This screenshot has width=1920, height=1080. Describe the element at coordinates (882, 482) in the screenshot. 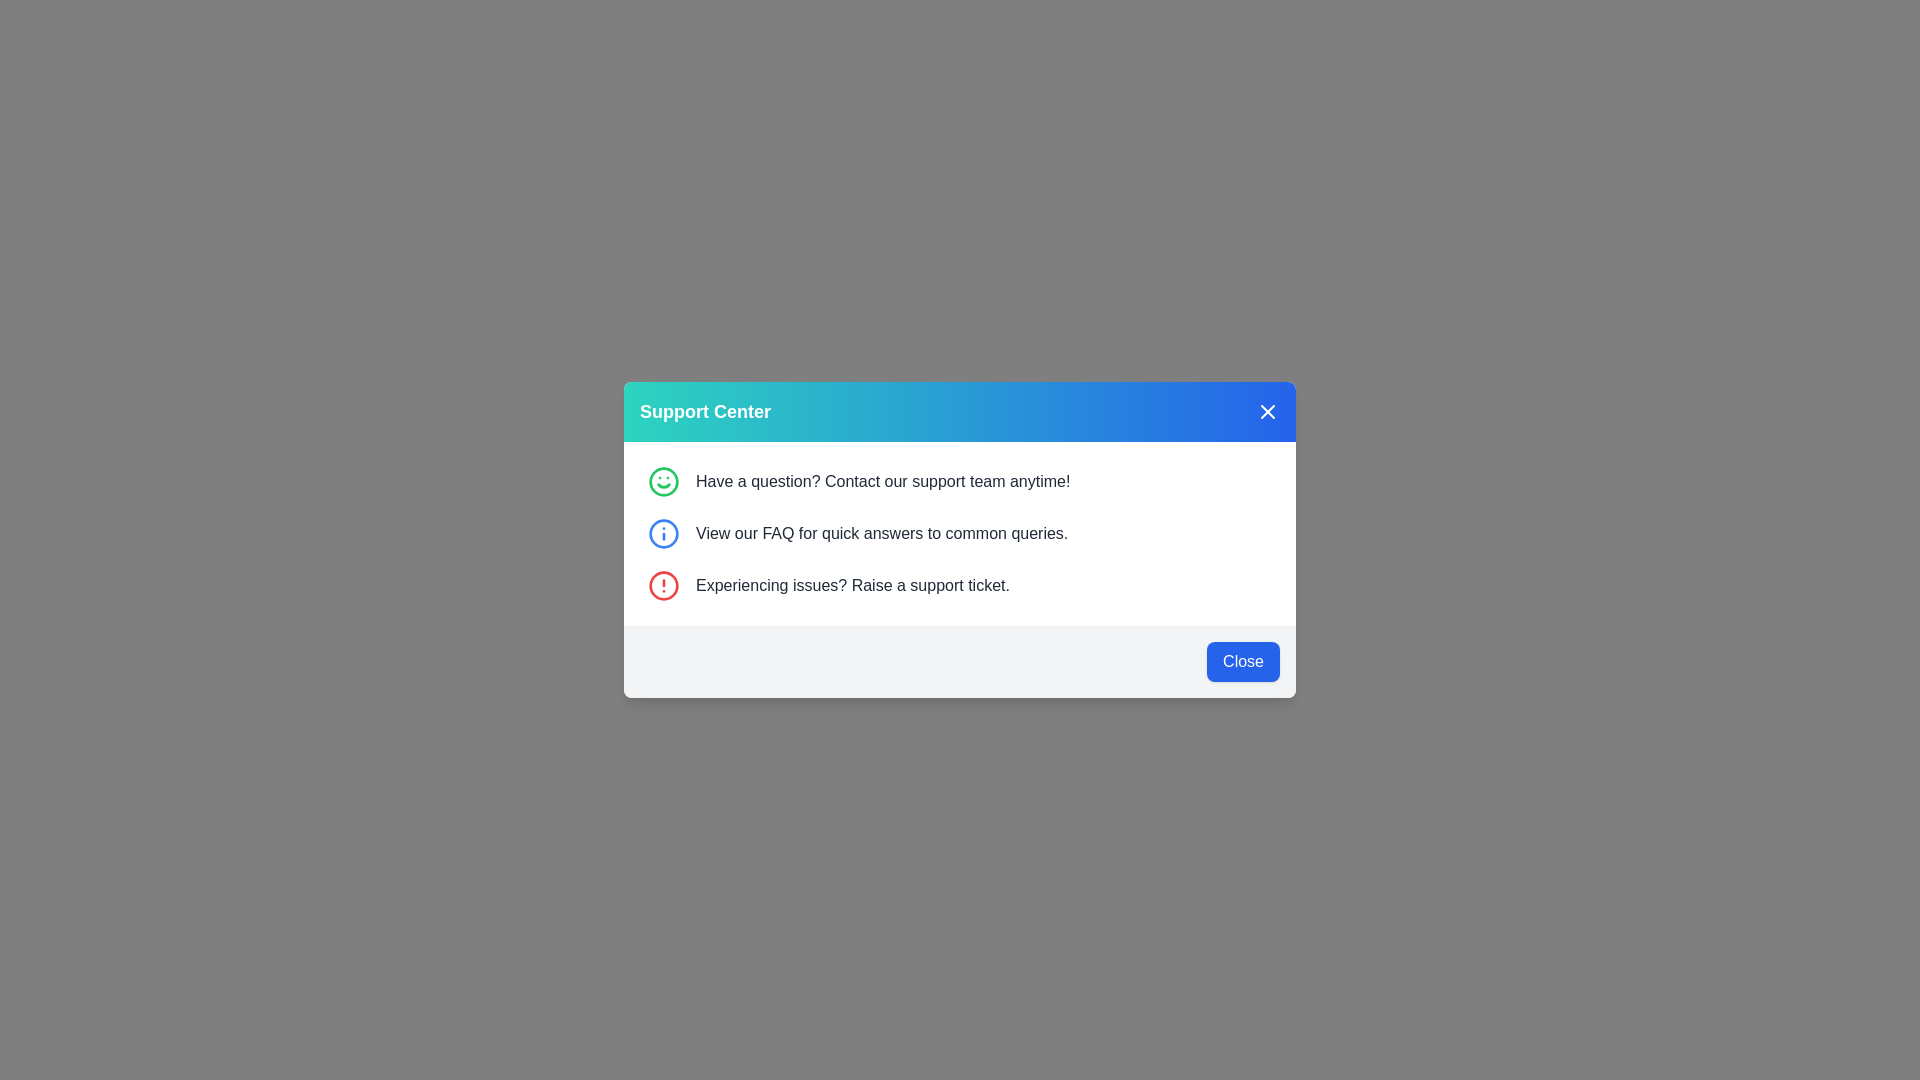

I see `informative text displaying 'Have a question? Contact our support team anytime!' which is positioned in the upper section of the modal interface, next to a green smiley icon` at that location.